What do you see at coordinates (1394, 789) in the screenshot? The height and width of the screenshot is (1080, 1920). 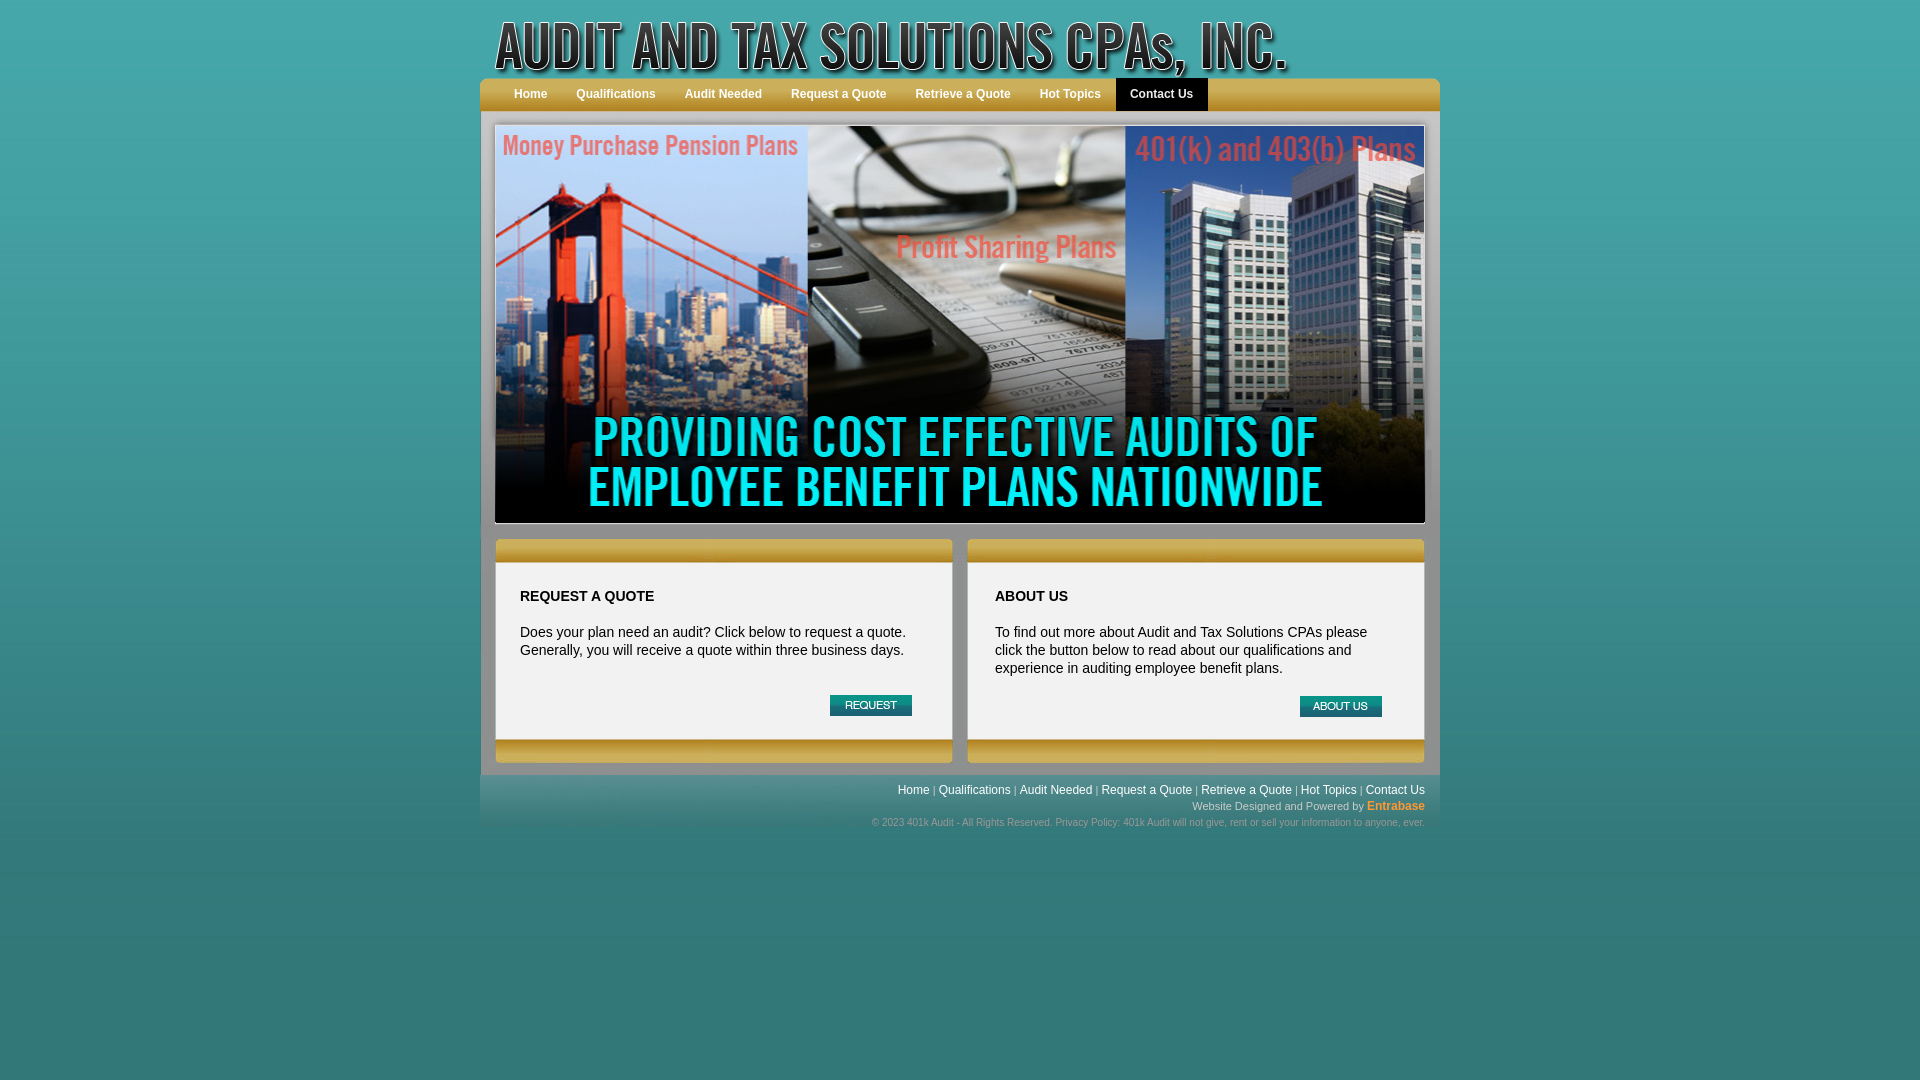 I see `'Contact Us'` at bounding box center [1394, 789].